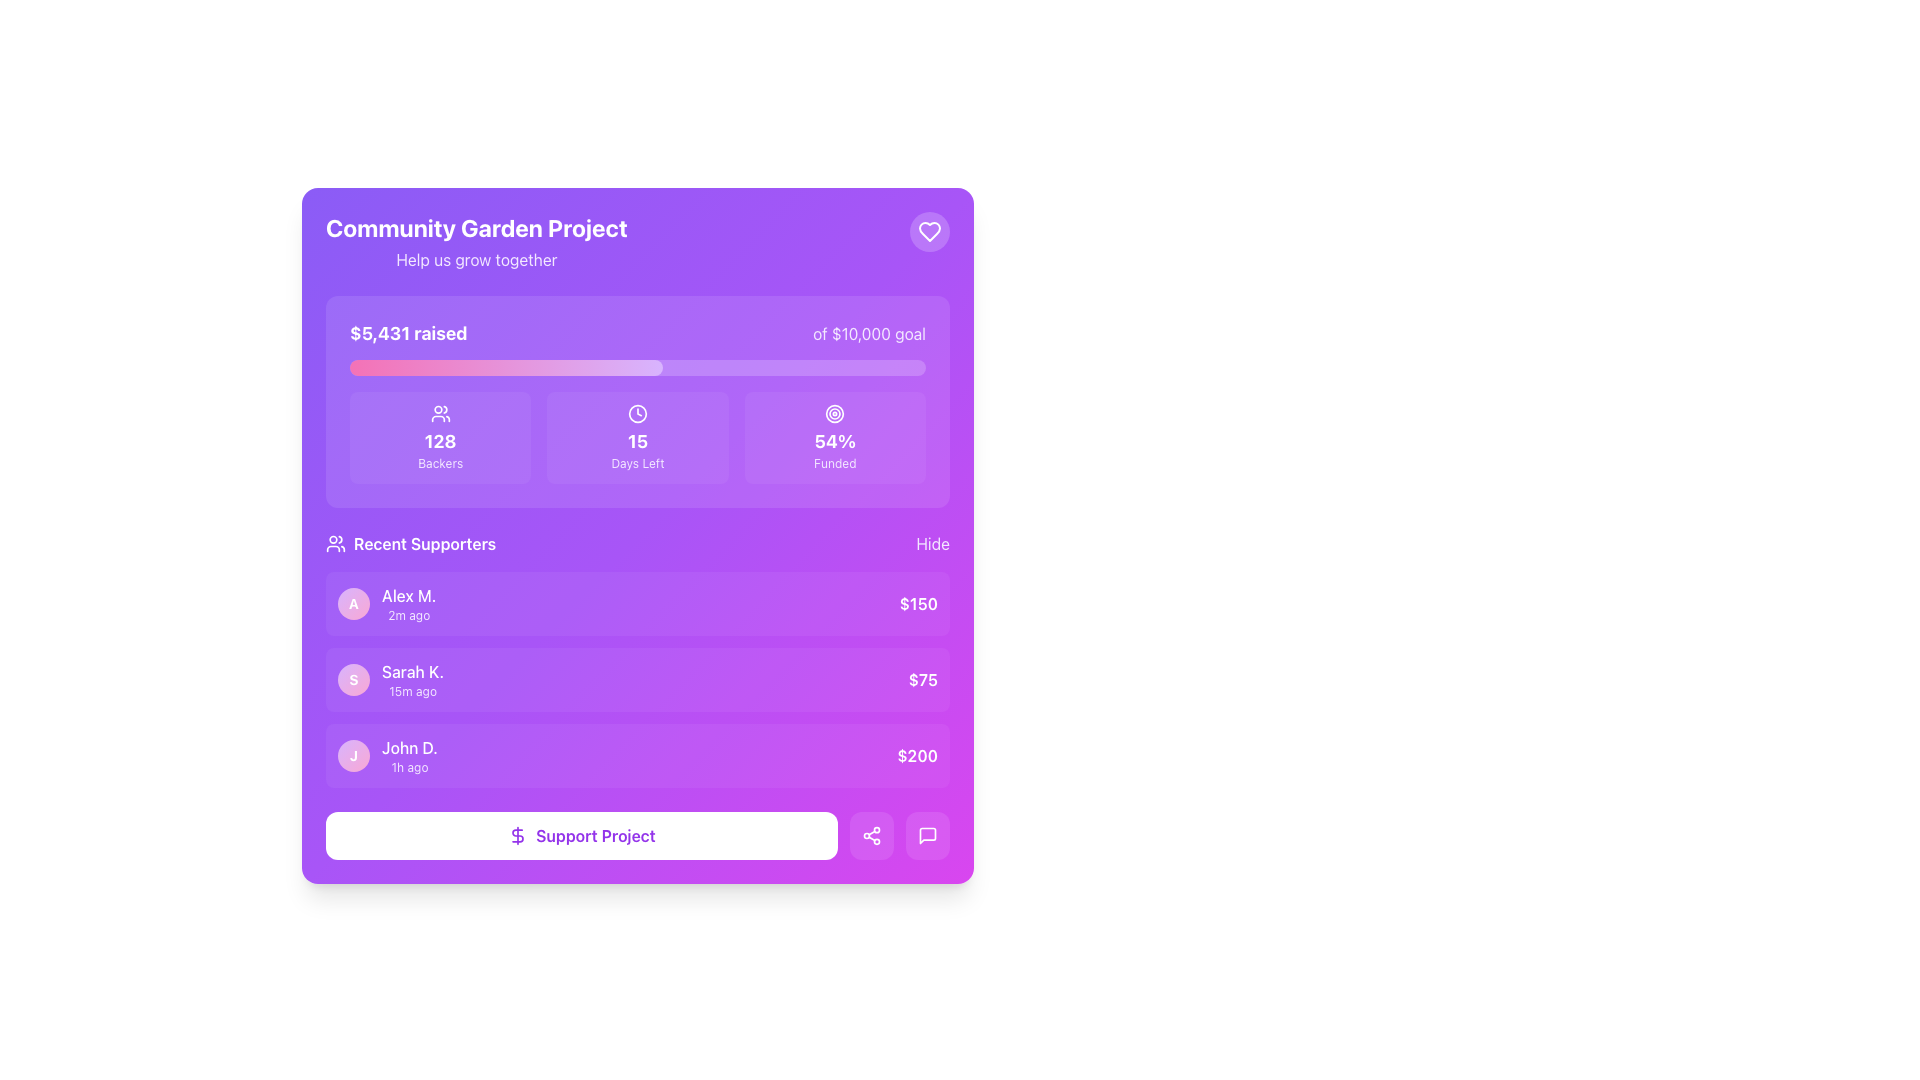 This screenshot has width=1920, height=1080. Describe the element at coordinates (388, 756) in the screenshot. I see `the List item with a circular avatar displaying the letter 'J' and the name 'John D.' in the 'Recent Supporters' section` at that location.